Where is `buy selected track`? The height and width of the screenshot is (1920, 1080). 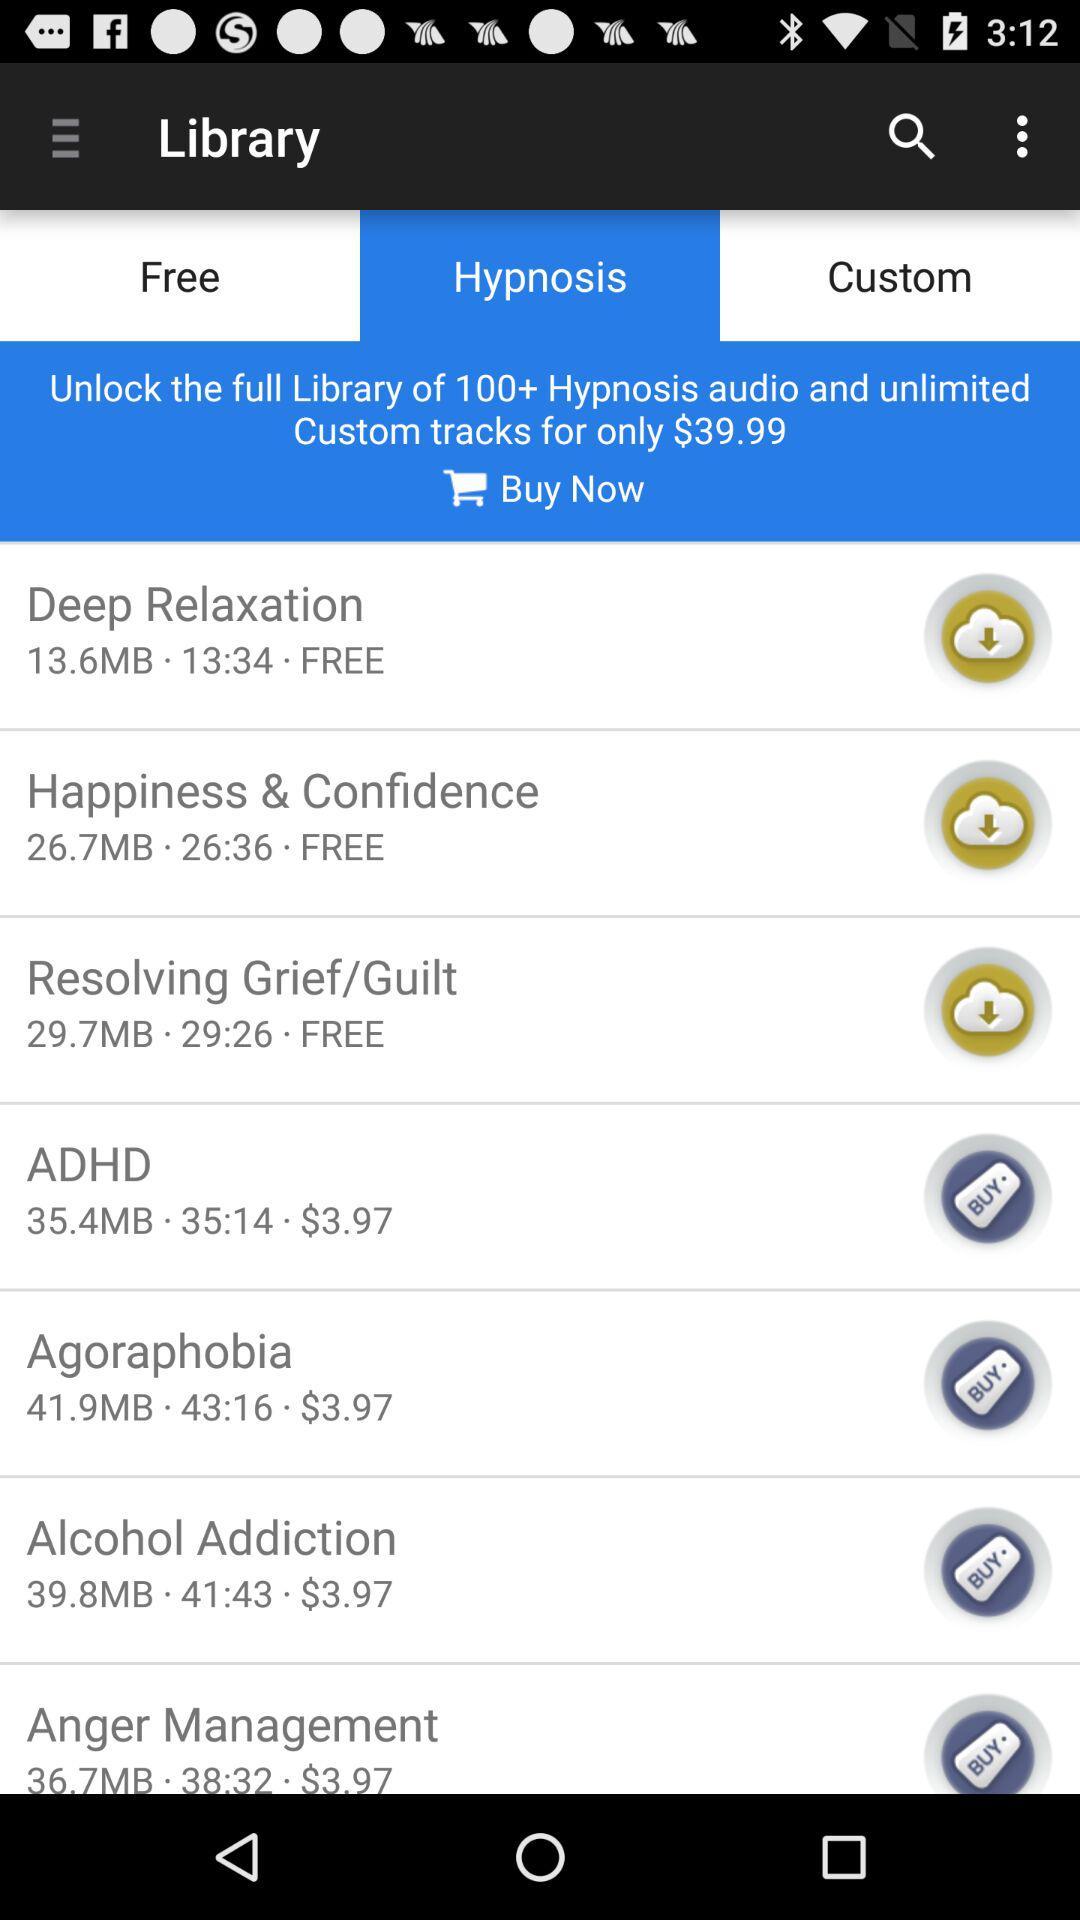
buy selected track is located at coordinates (987, 1196).